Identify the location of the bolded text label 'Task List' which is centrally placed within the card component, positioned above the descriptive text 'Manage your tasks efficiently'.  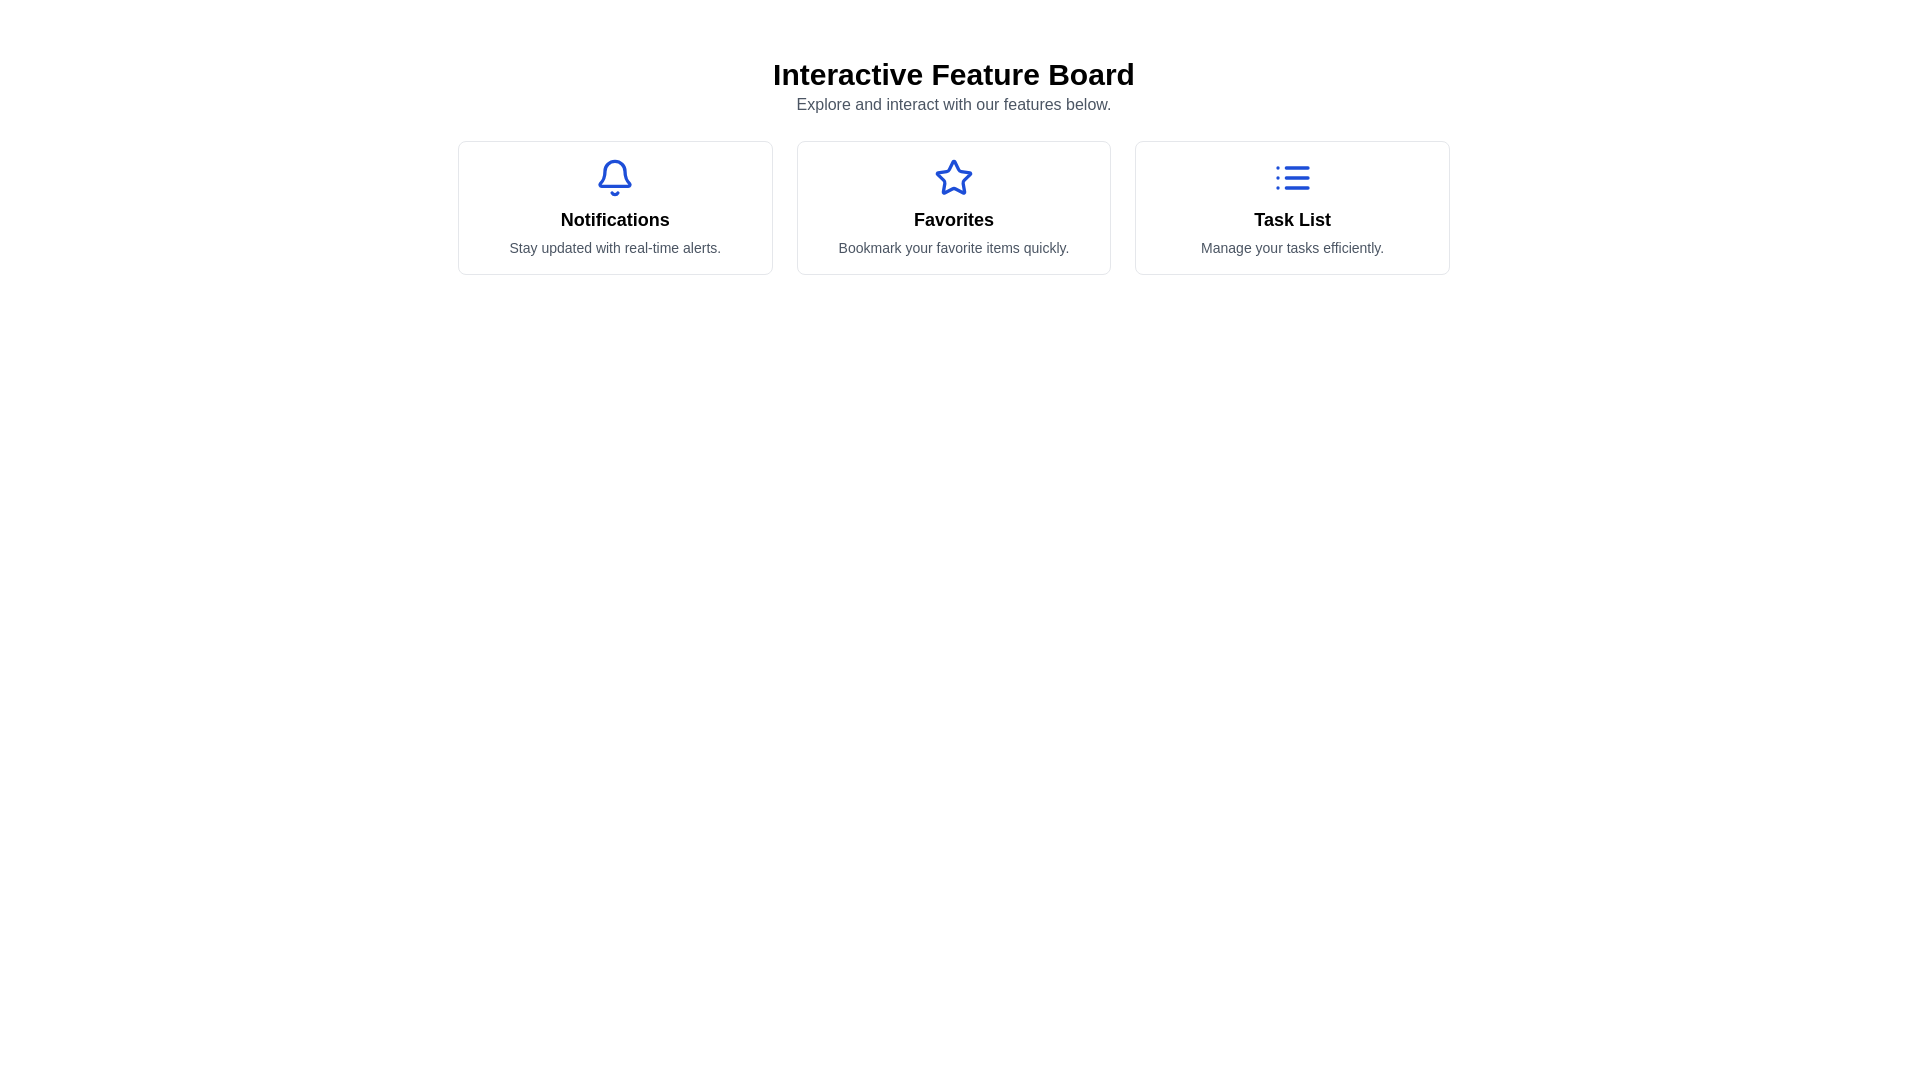
(1292, 219).